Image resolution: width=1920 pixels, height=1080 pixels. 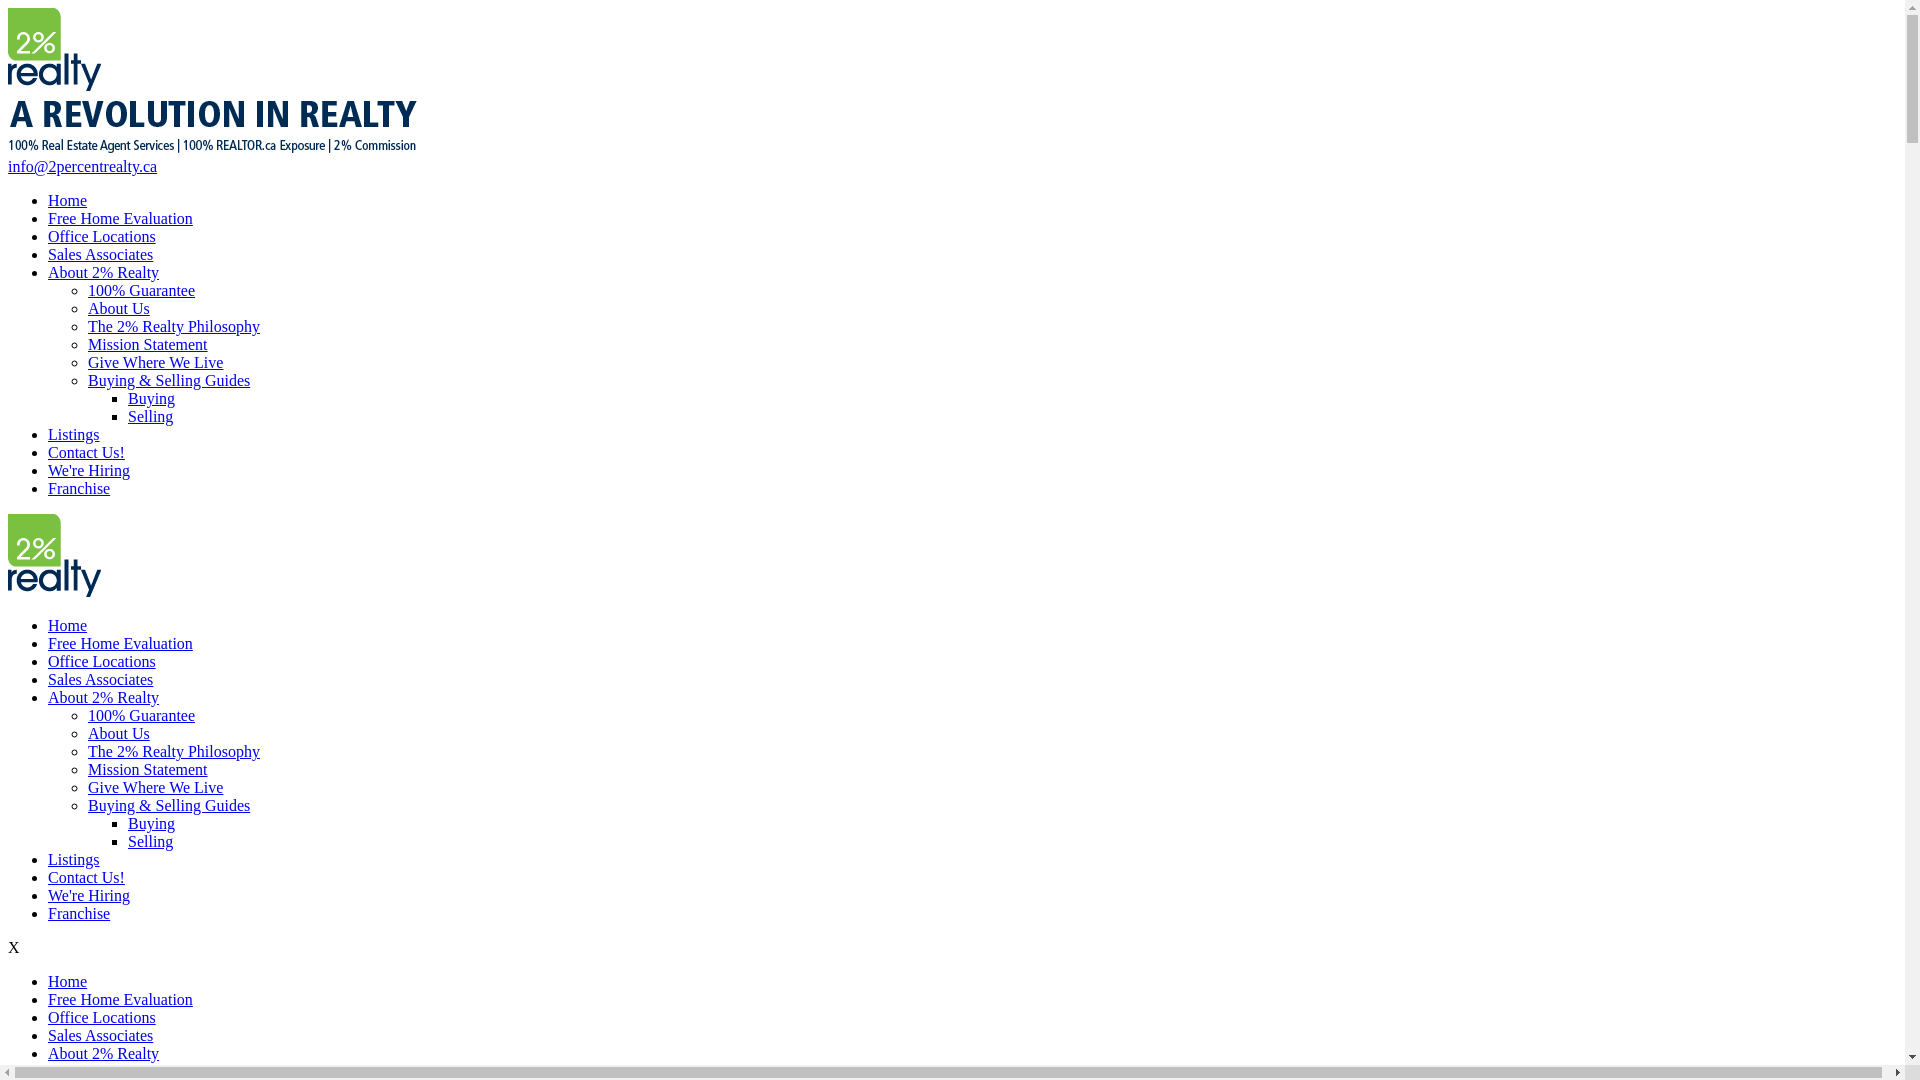 What do you see at coordinates (150, 398) in the screenshot?
I see `'Buying'` at bounding box center [150, 398].